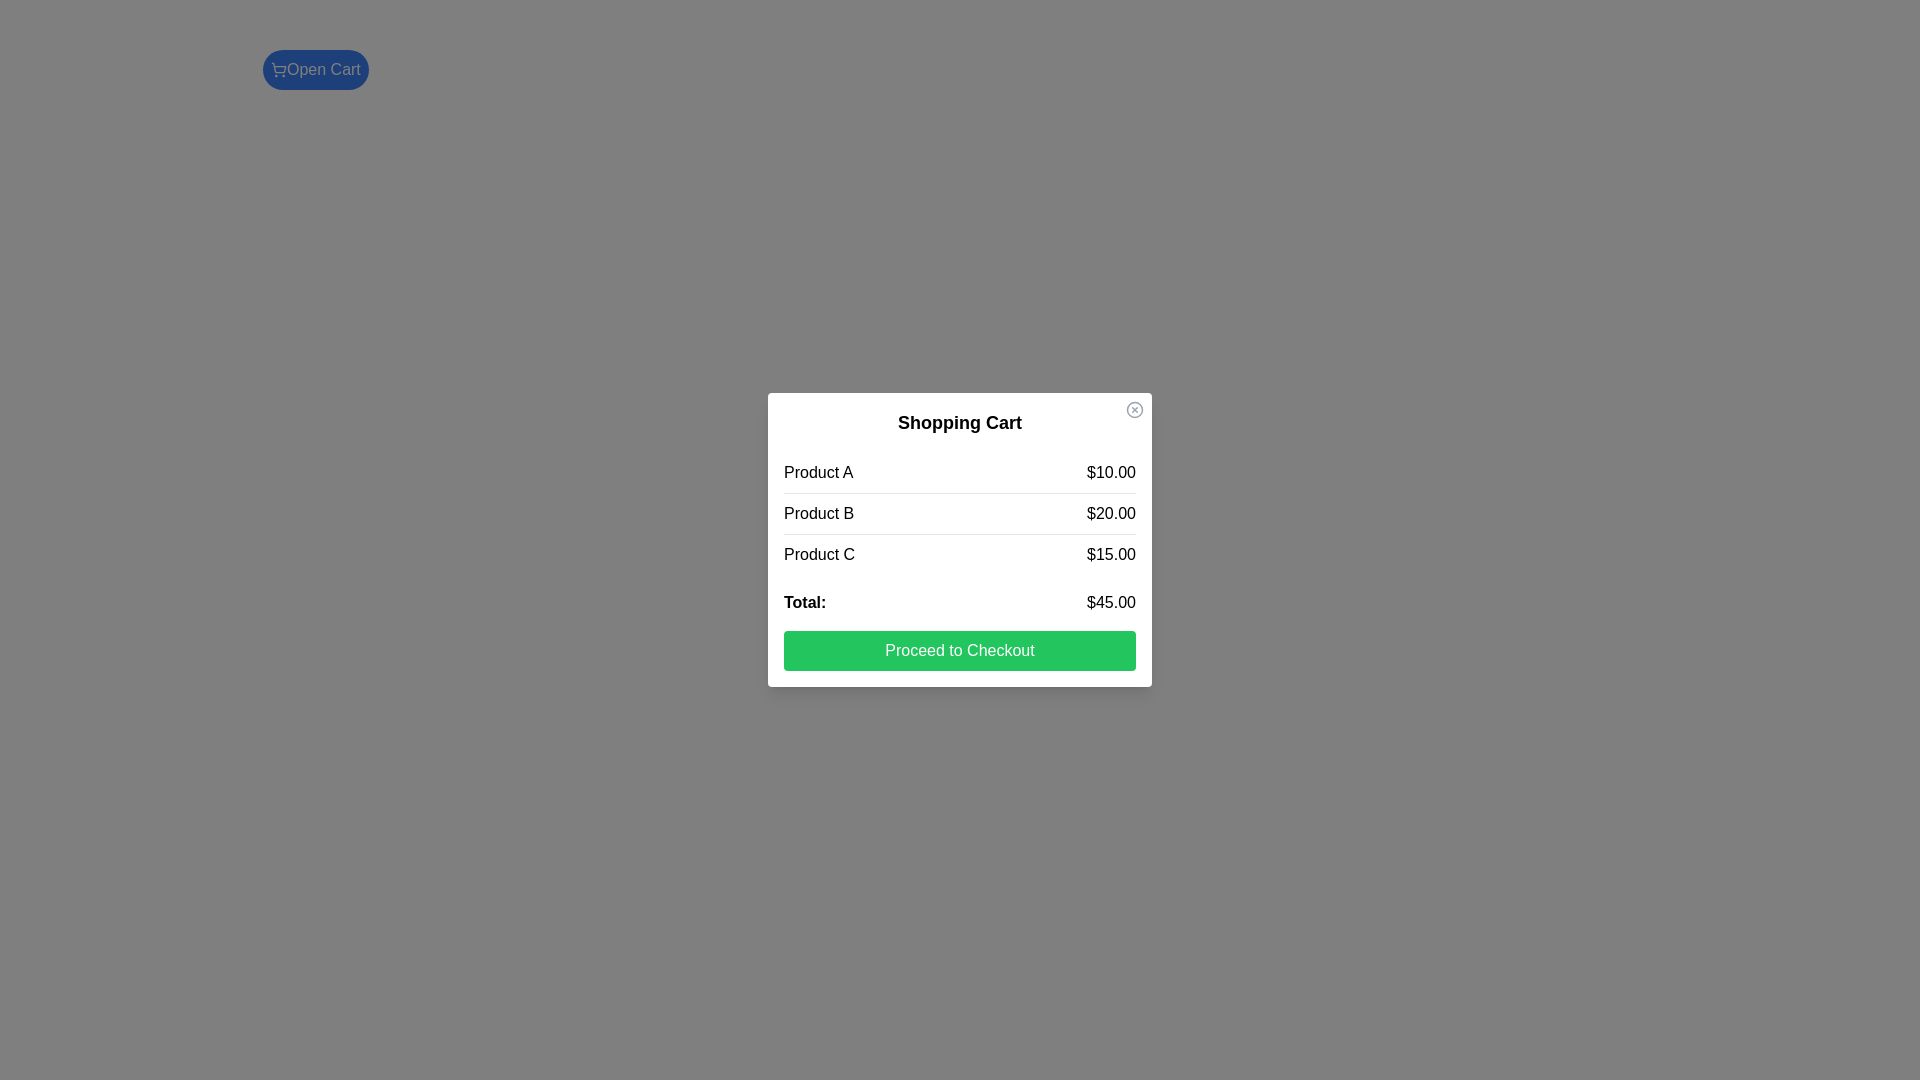 Image resolution: width=1920 pixels, height=1080 pixels. I want to click on the total price label in the shopping cart summary section, located at the bottom-right corner next to the 'Total:' text, so click(1110, 601).